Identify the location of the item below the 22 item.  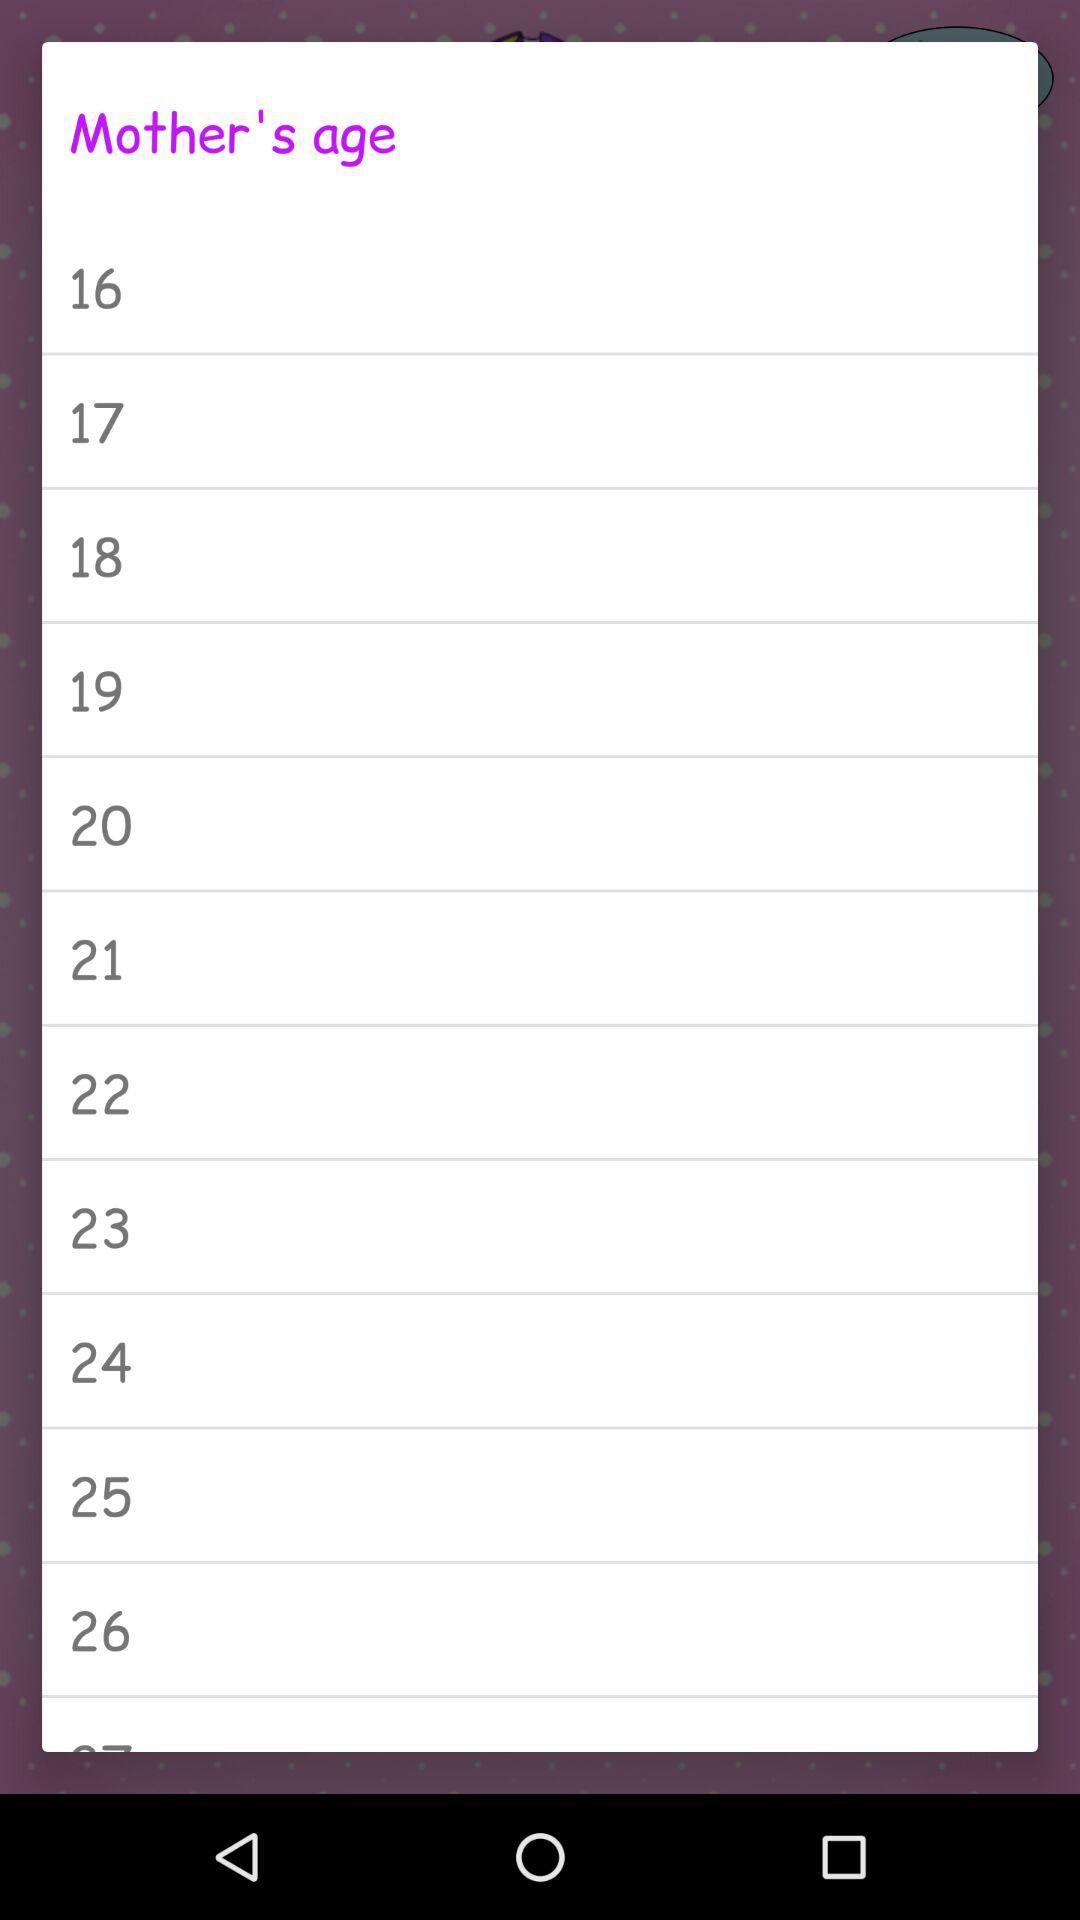
(540, 1225).